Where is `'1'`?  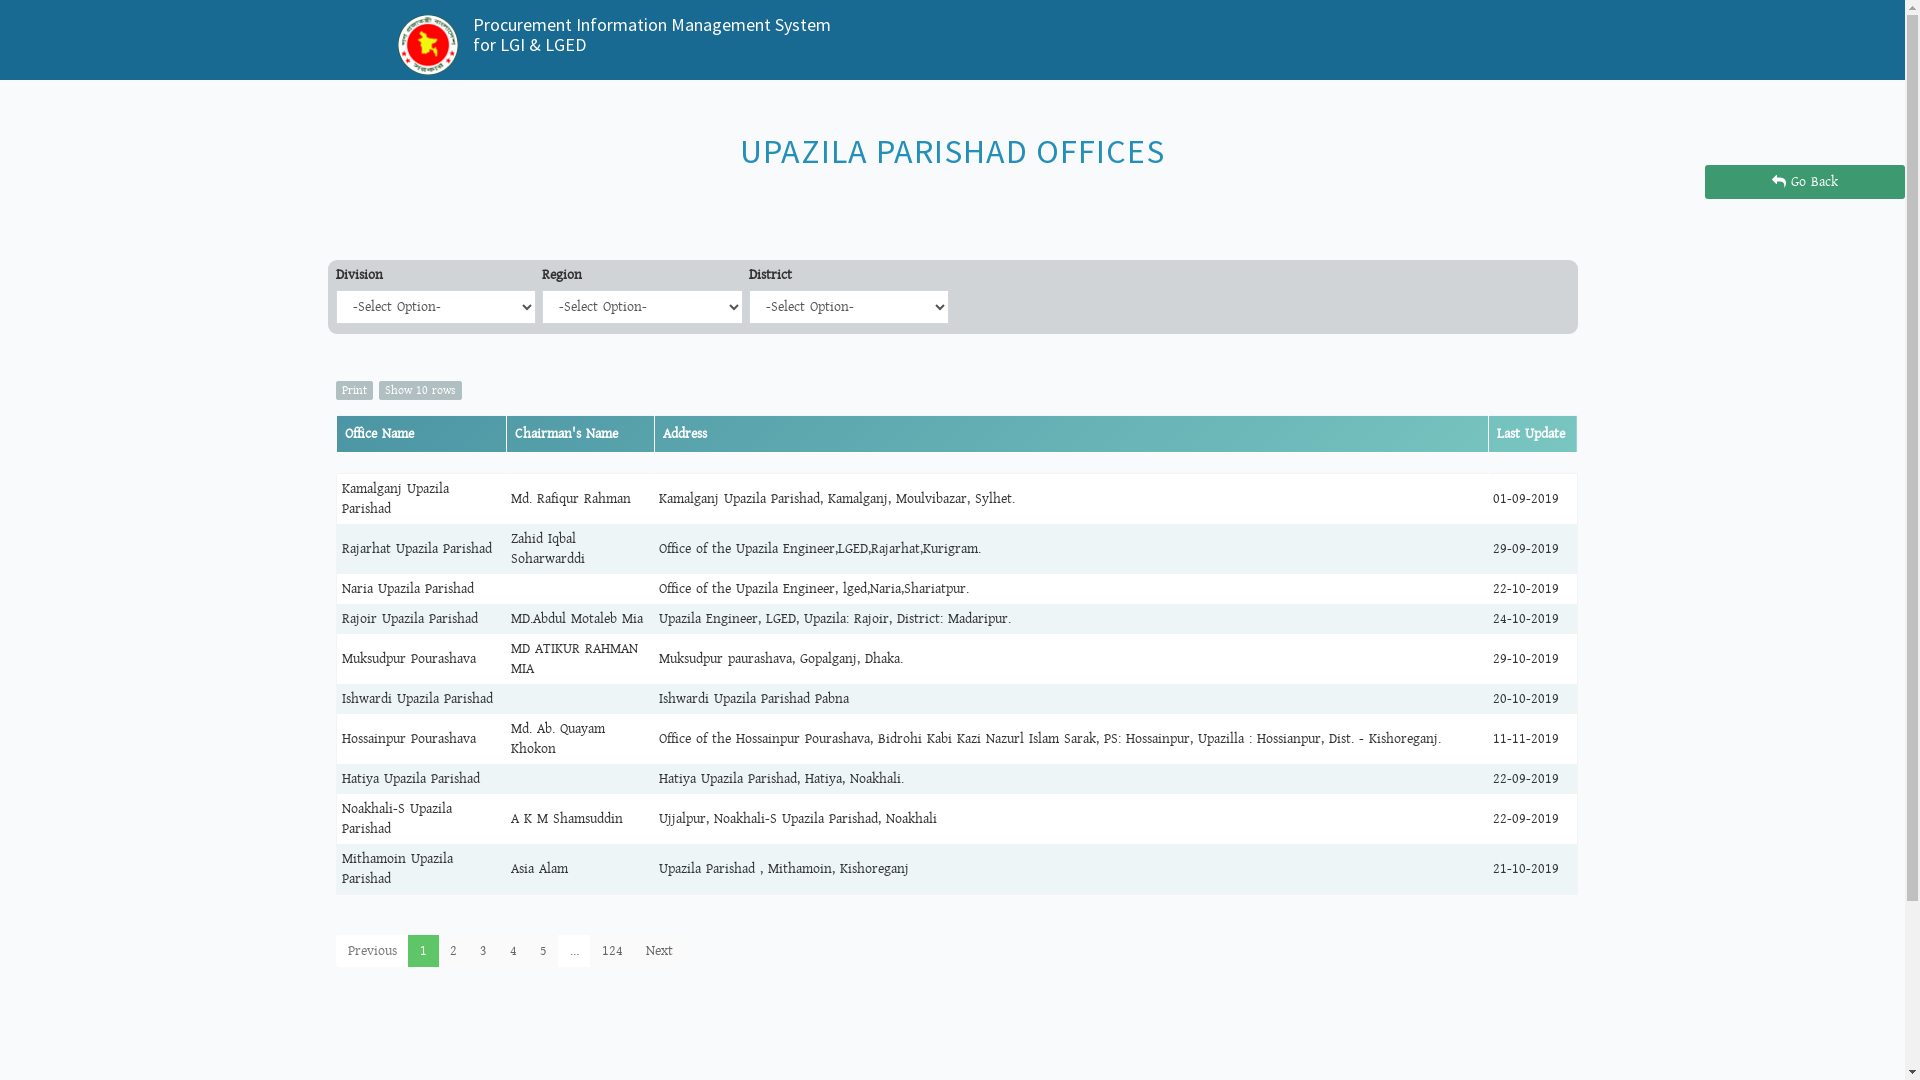 '1' is located at coordinates (422, 950).